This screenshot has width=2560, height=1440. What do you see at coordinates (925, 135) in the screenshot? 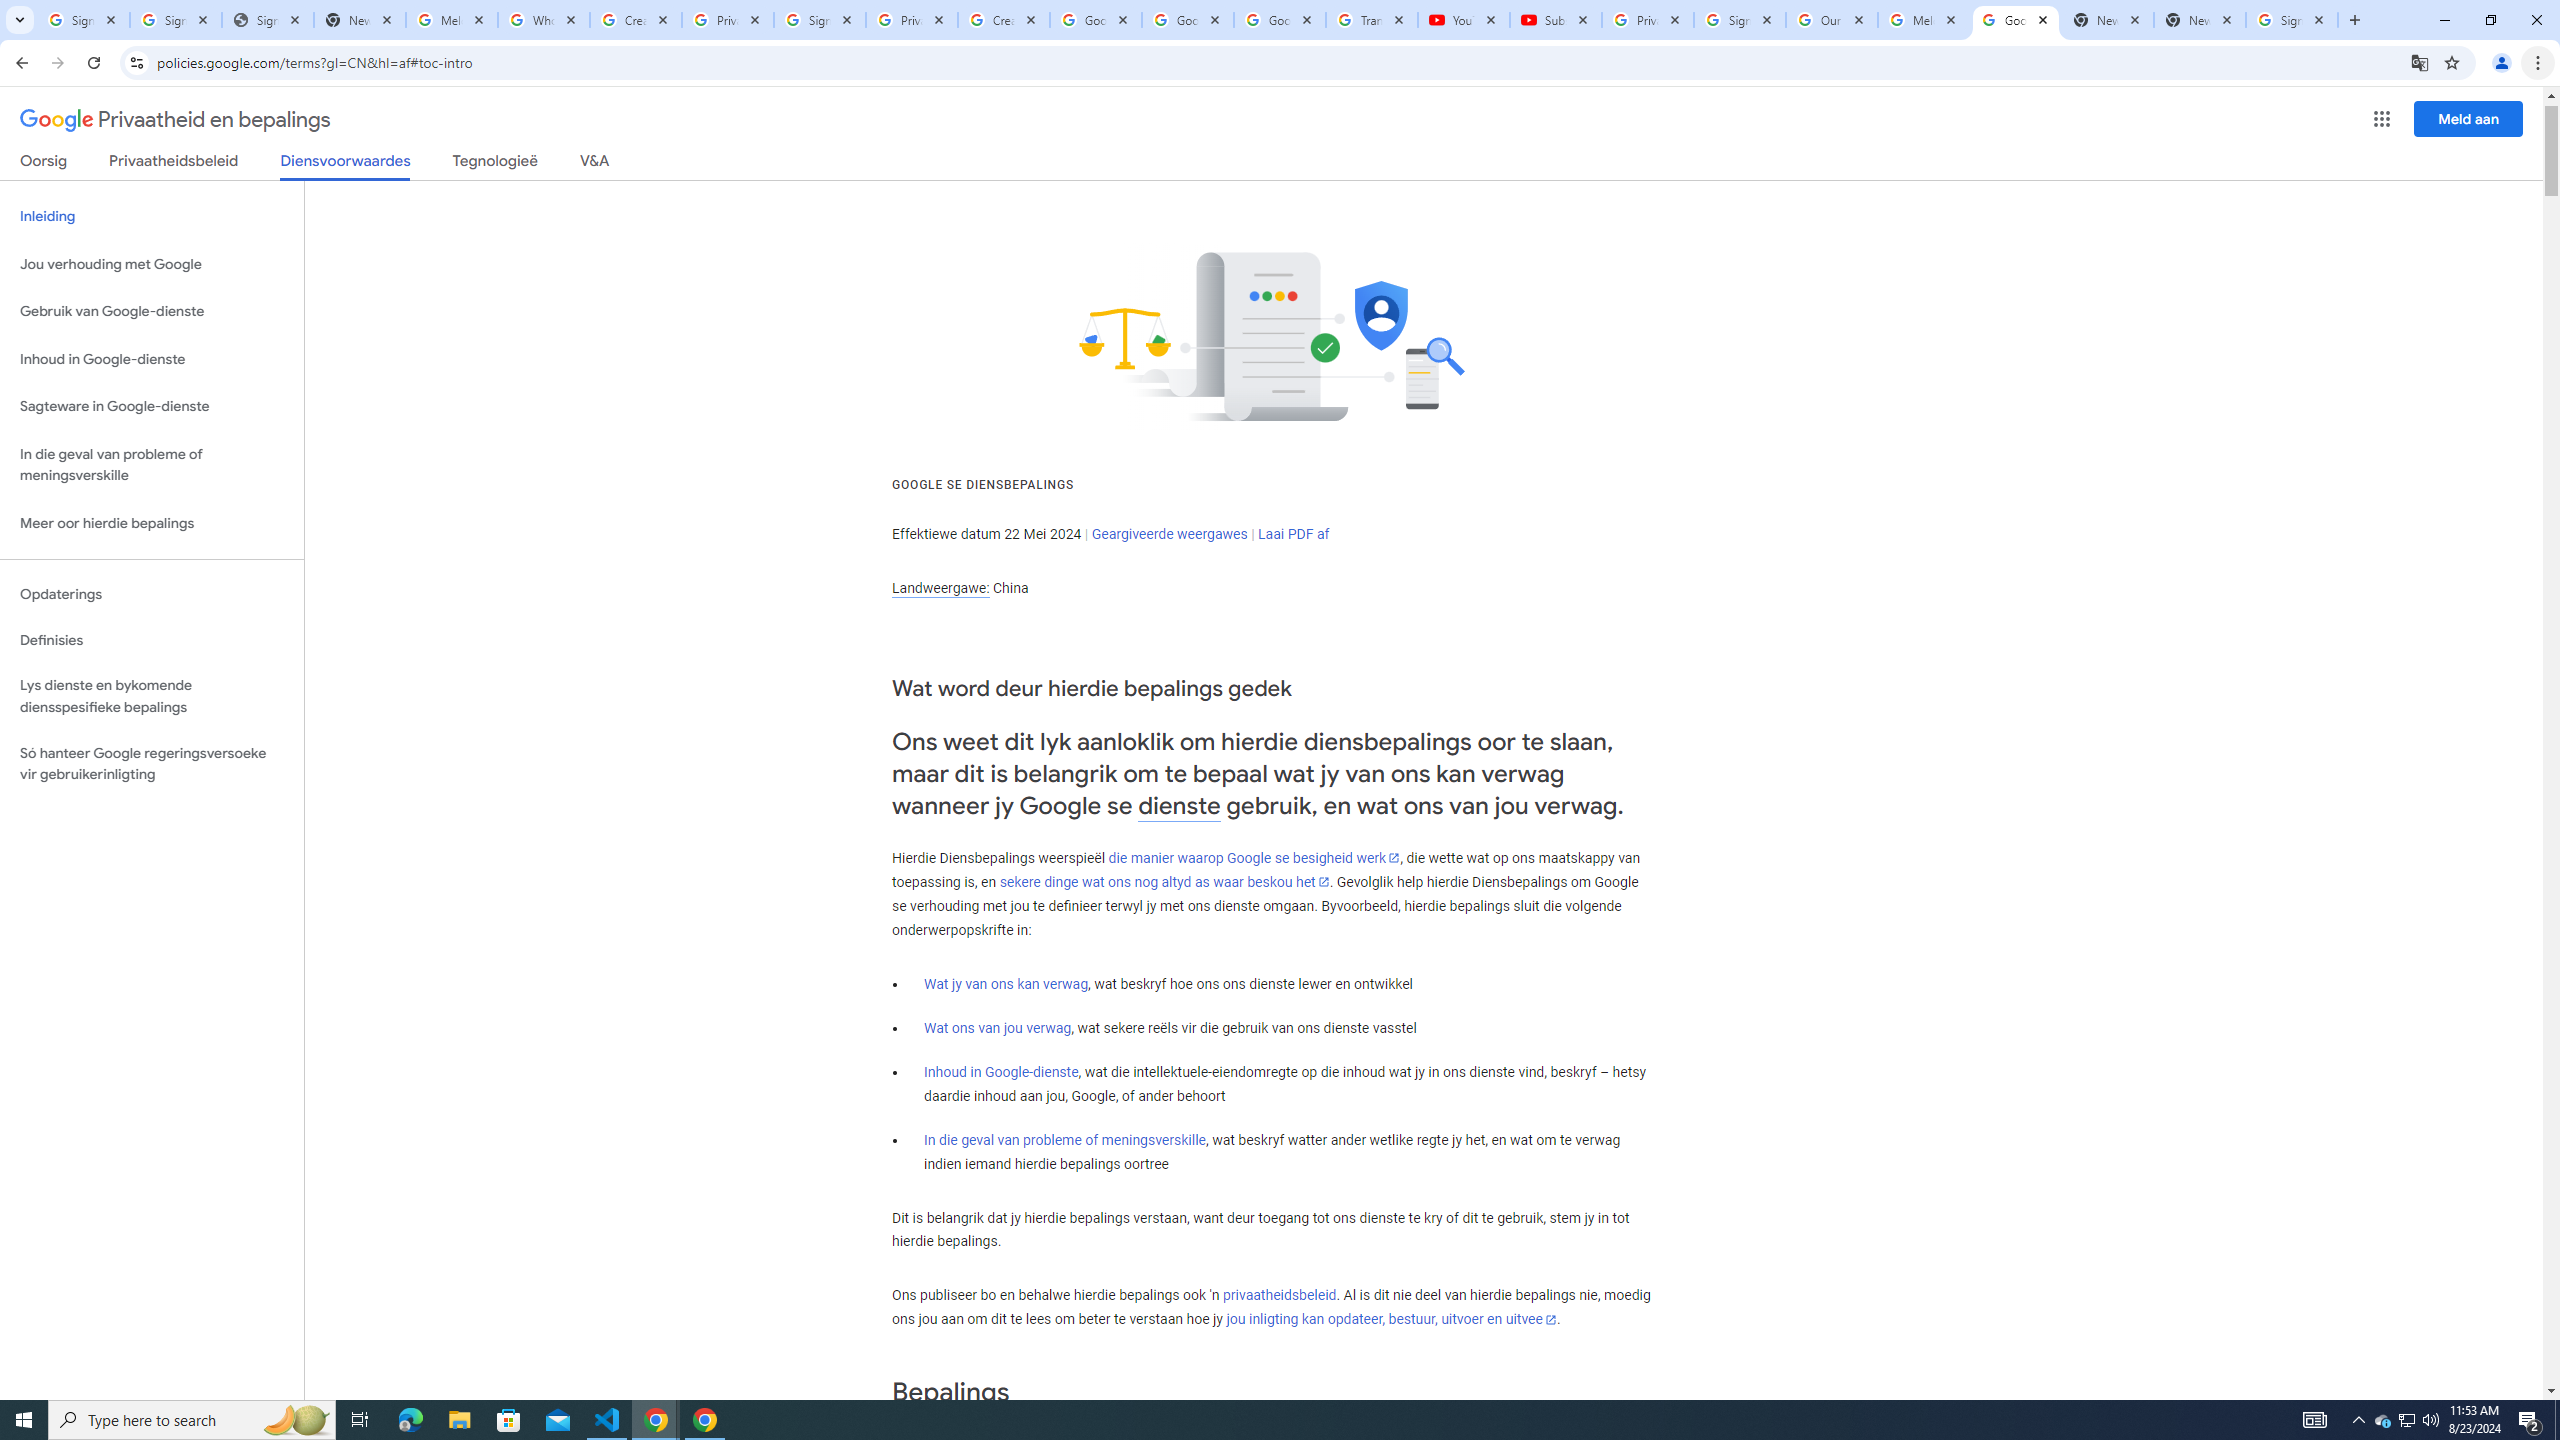
I see `'Insert Merge Field'` at bounding box center [925, 135].